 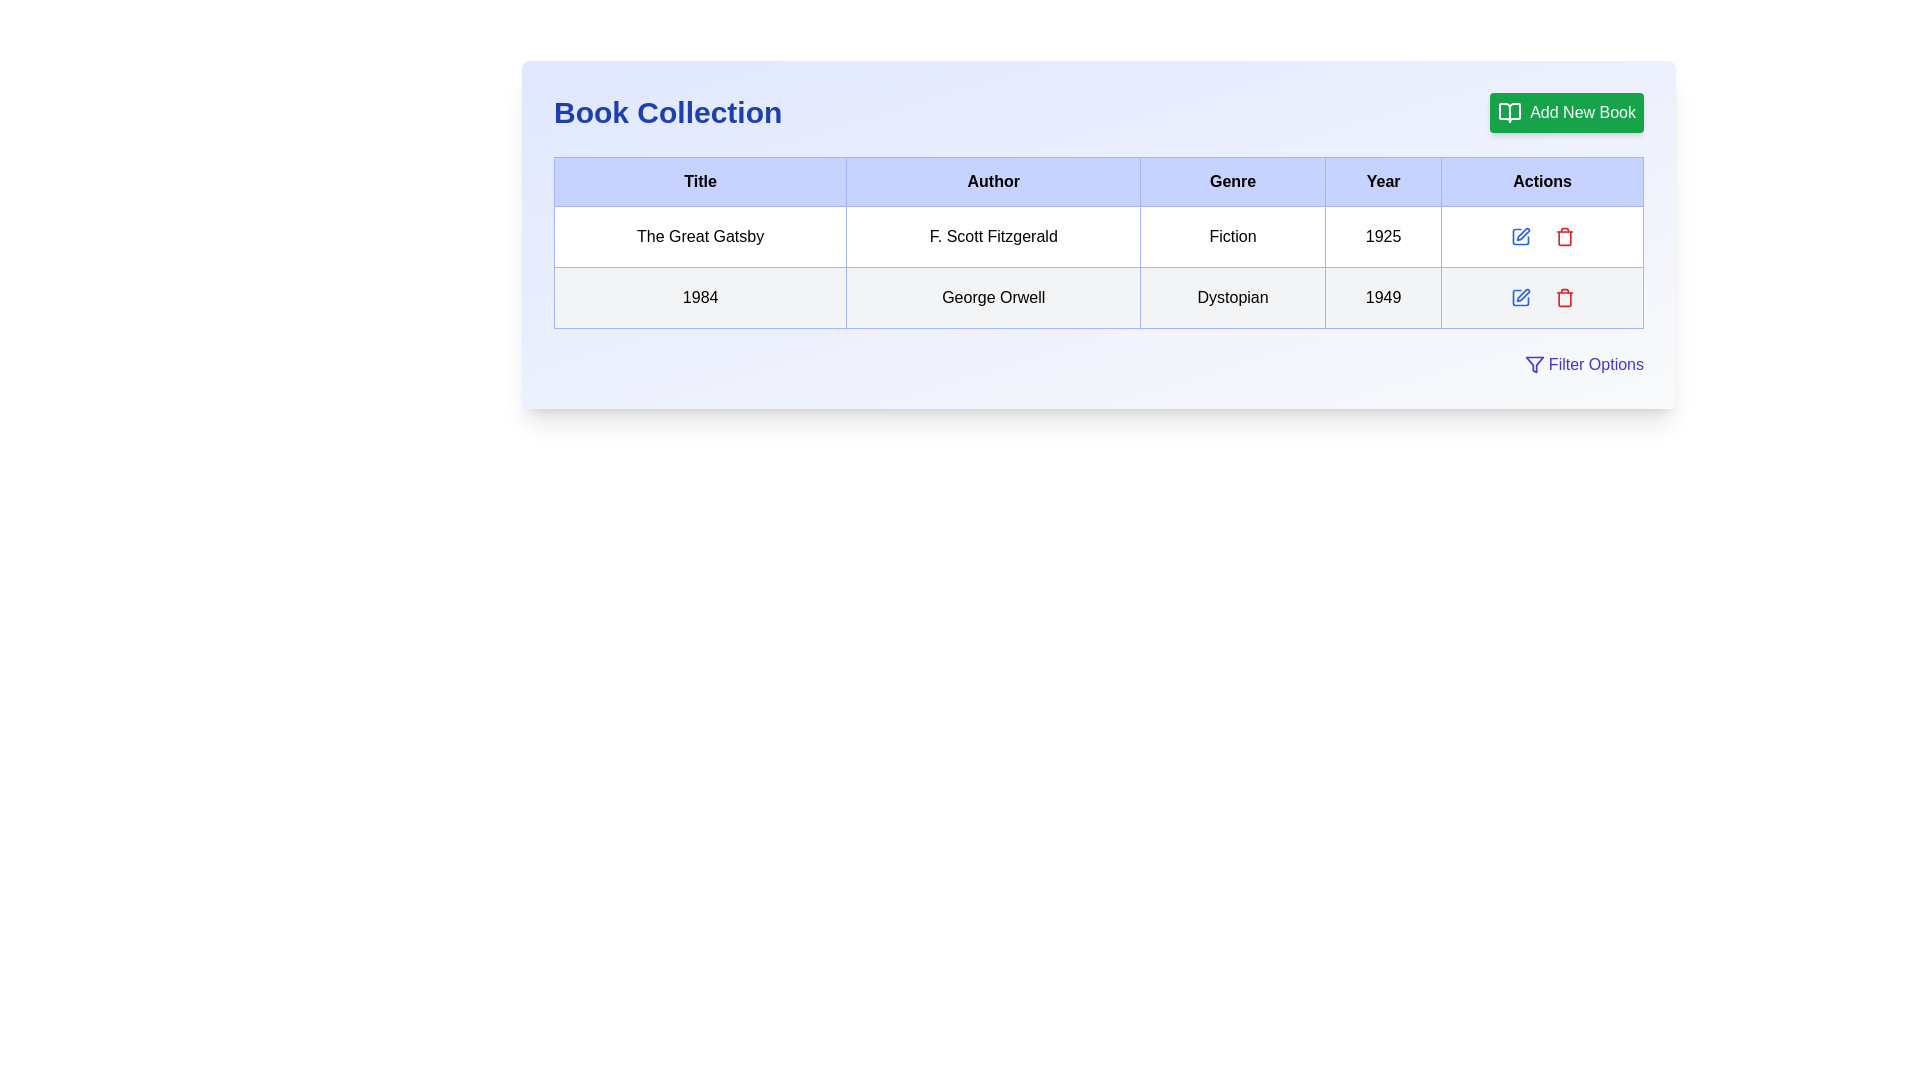 What do you see at coordinates (700, 235) in the screenshot?
I see `text content of the title block for the book 'The Great Gatsby' located in the first column of the first row in the table` at bounding box center [700, 235].